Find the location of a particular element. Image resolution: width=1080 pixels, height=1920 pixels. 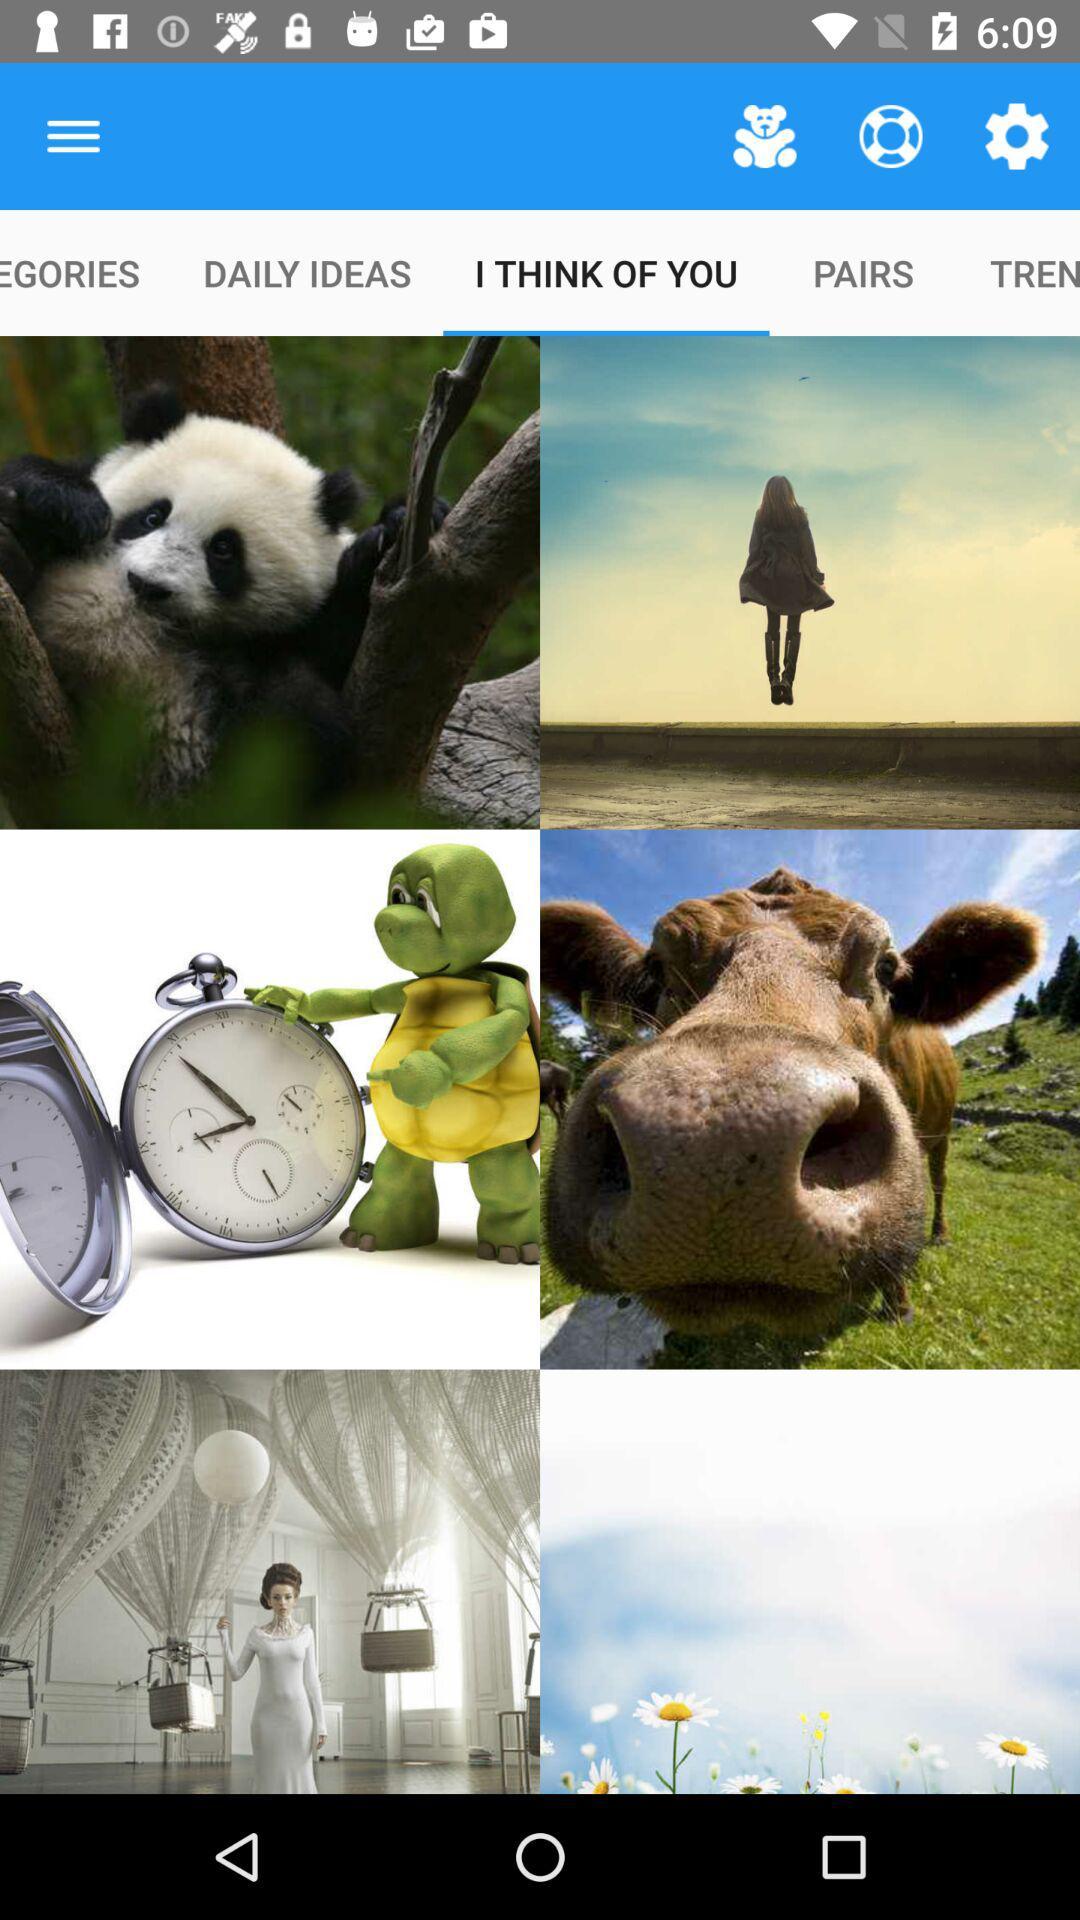

last image on right is located at coordinates (810, 1581).